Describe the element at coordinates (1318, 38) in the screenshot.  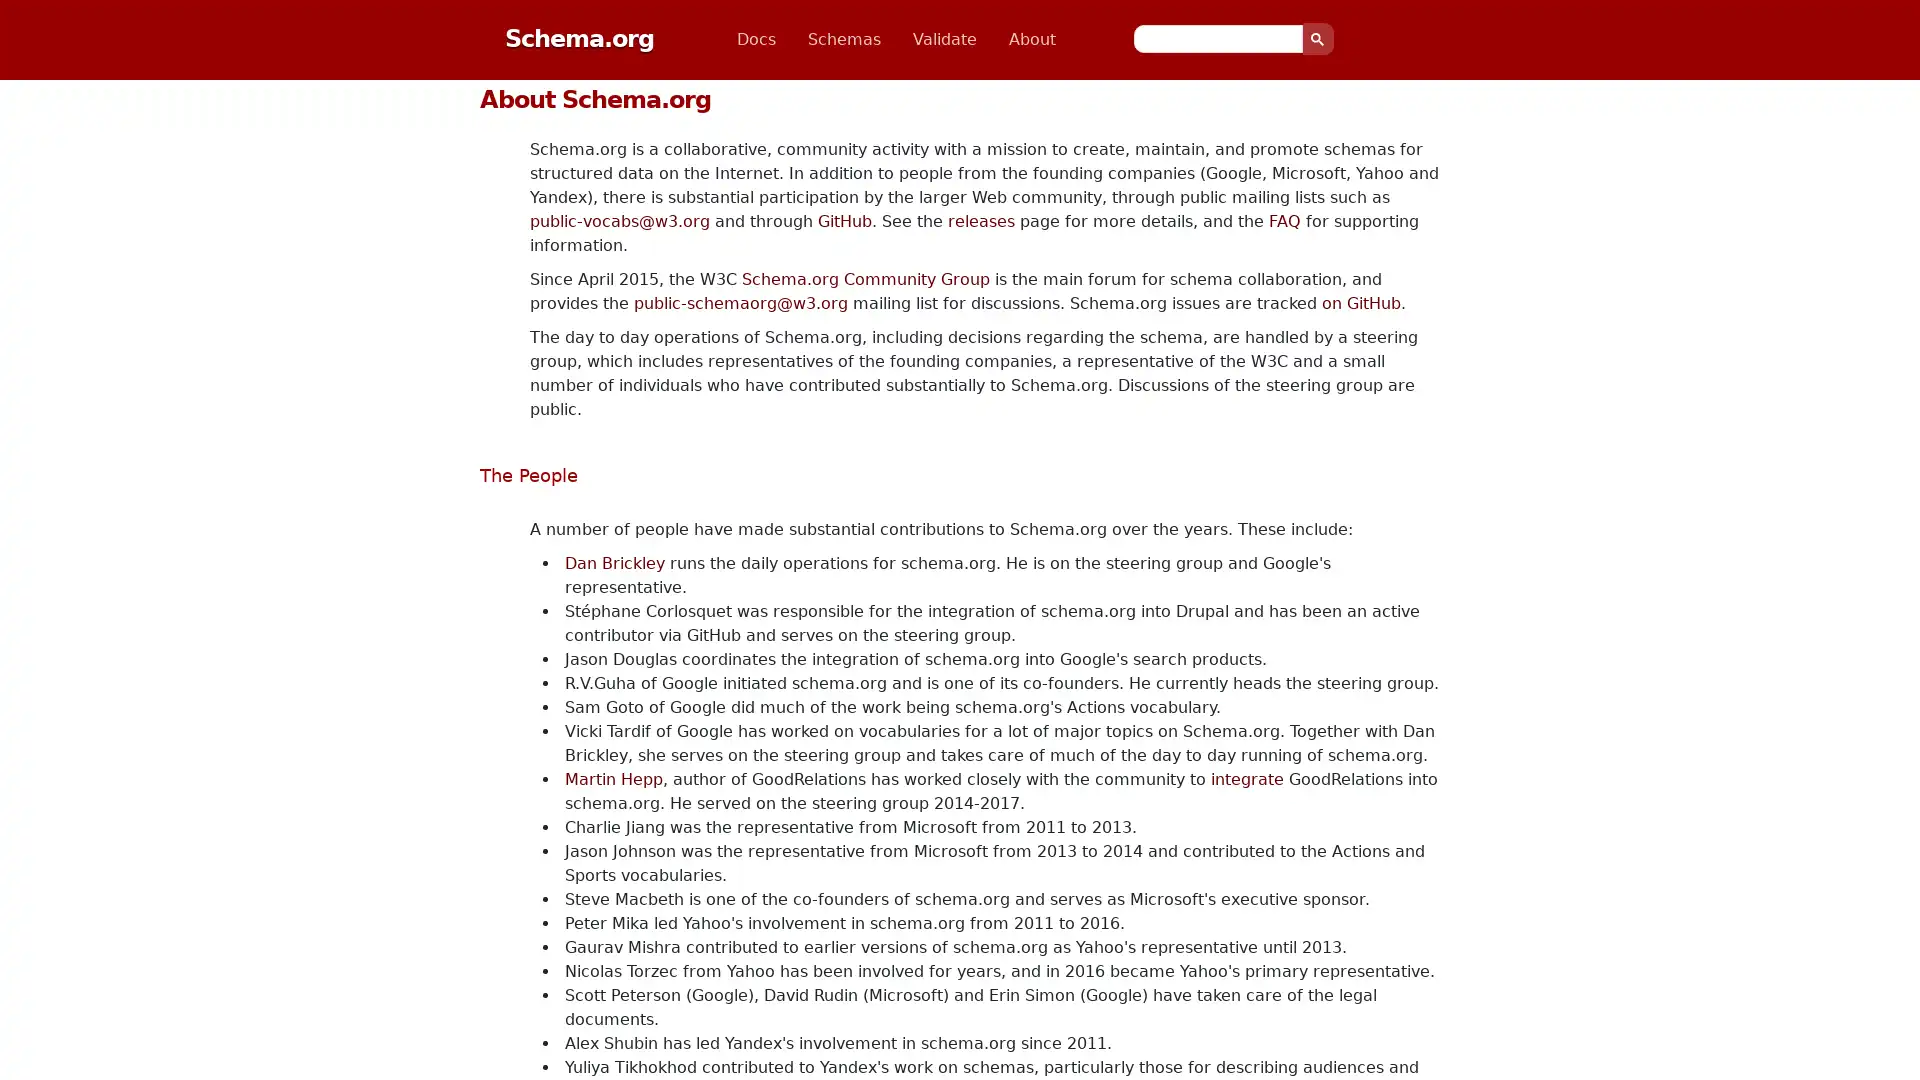
I see `search` at that location.